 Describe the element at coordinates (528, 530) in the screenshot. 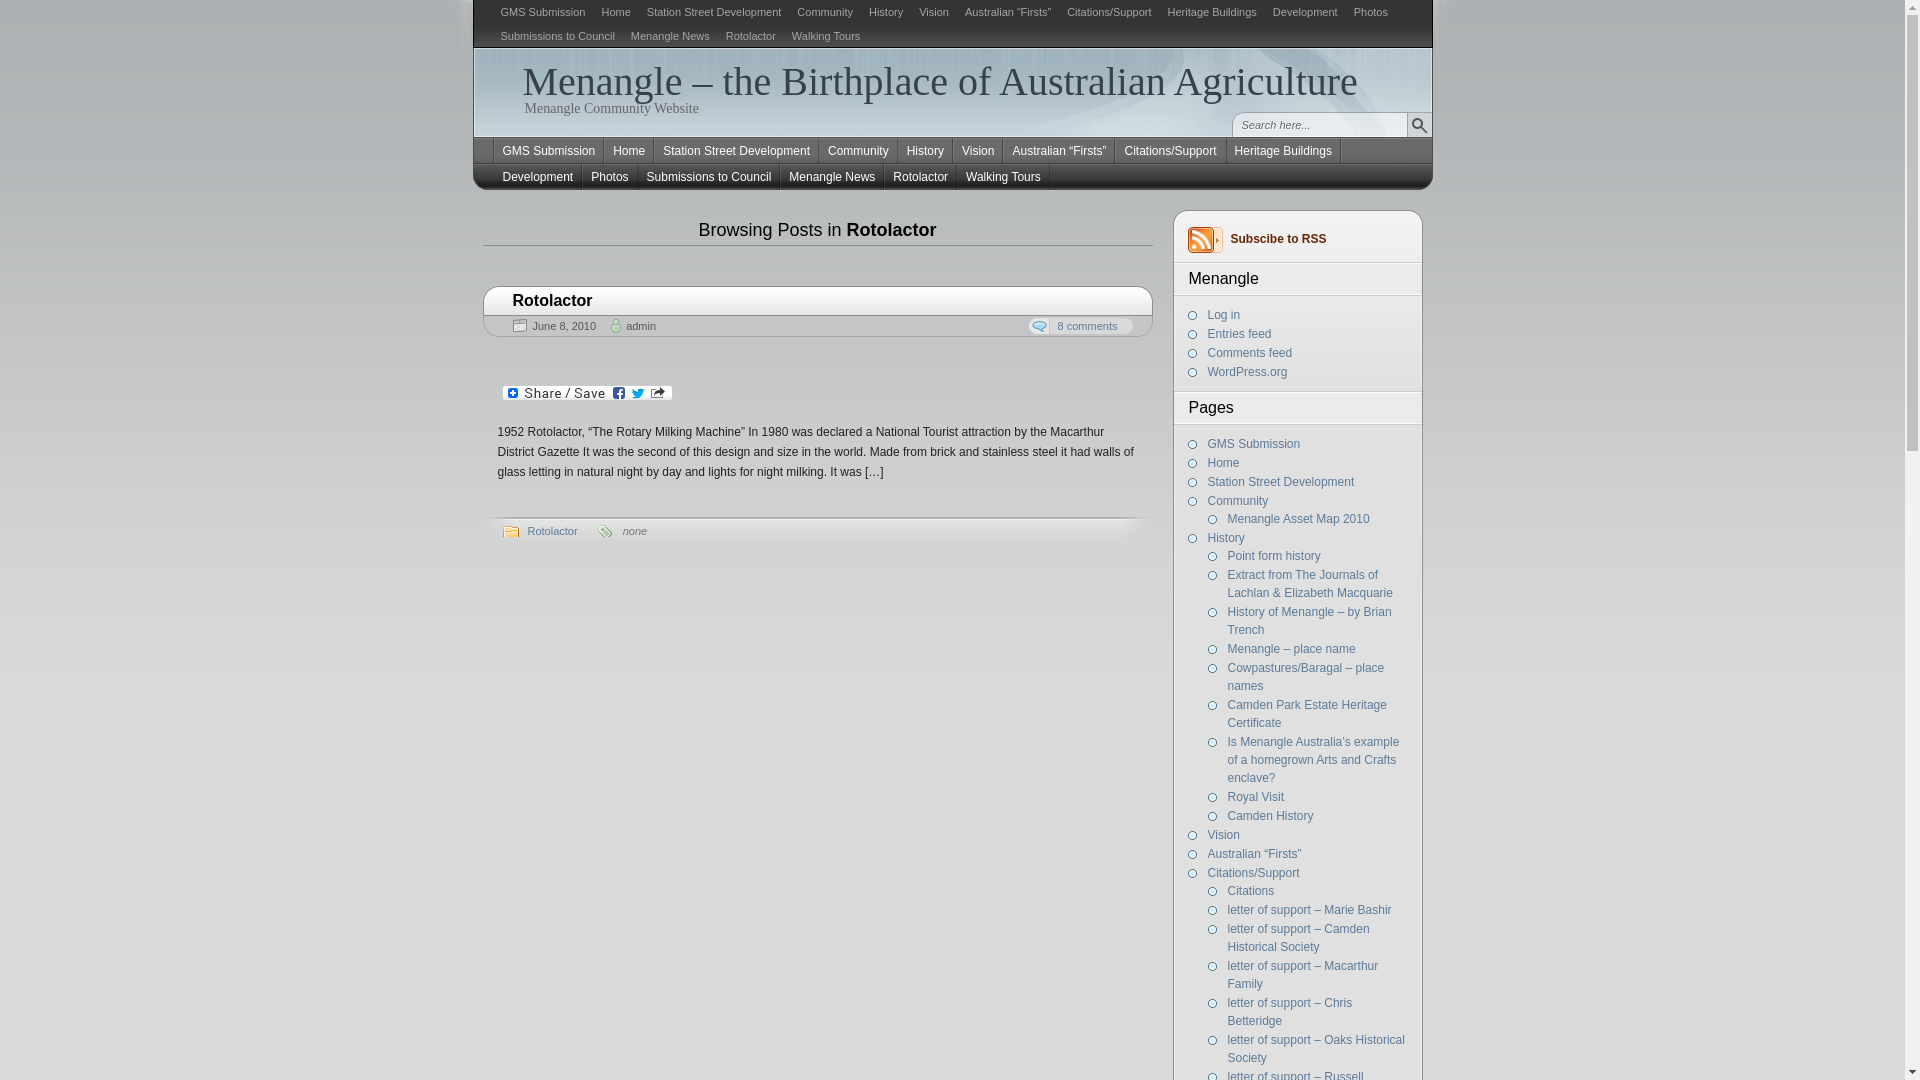

I see `'Rotolactor'` at that location.